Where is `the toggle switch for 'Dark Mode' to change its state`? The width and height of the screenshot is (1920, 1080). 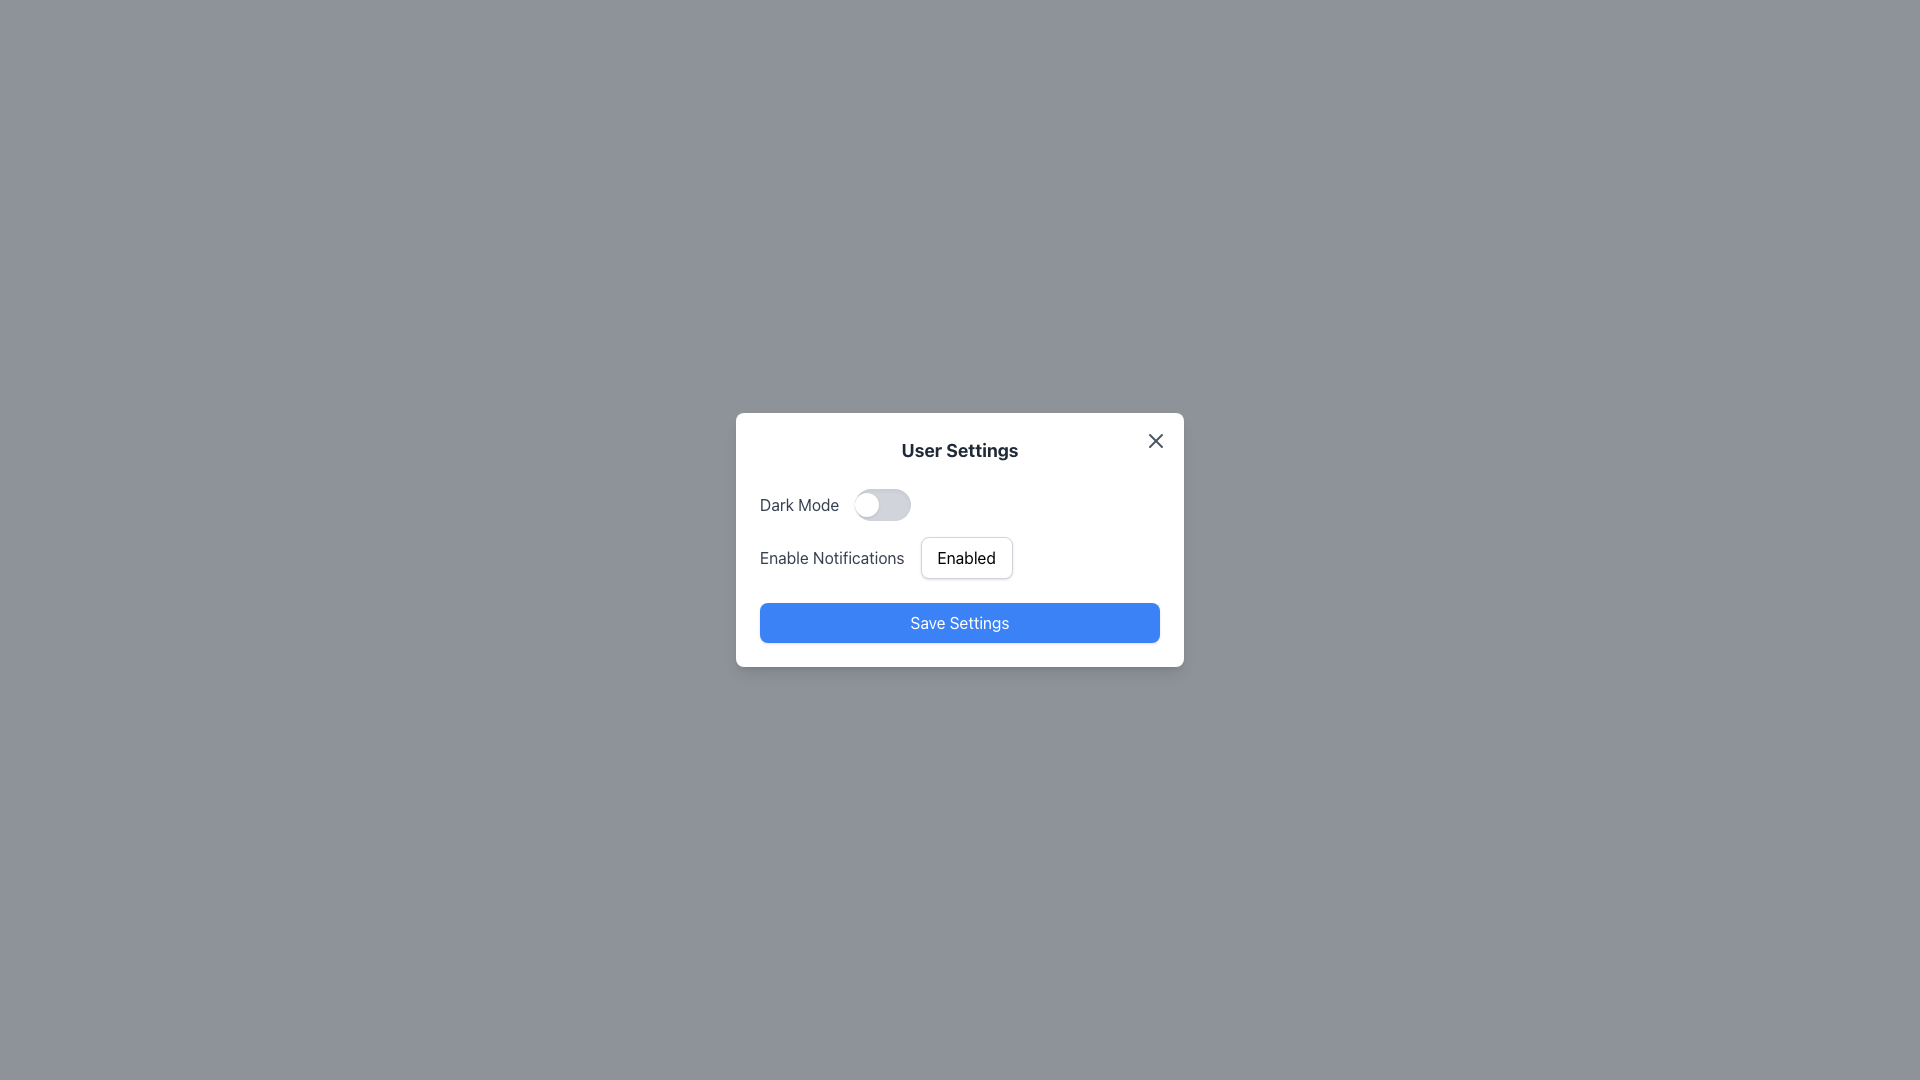 the toggle switch for 'Dark Mode' to change its state is located at coordinates (960, 504).